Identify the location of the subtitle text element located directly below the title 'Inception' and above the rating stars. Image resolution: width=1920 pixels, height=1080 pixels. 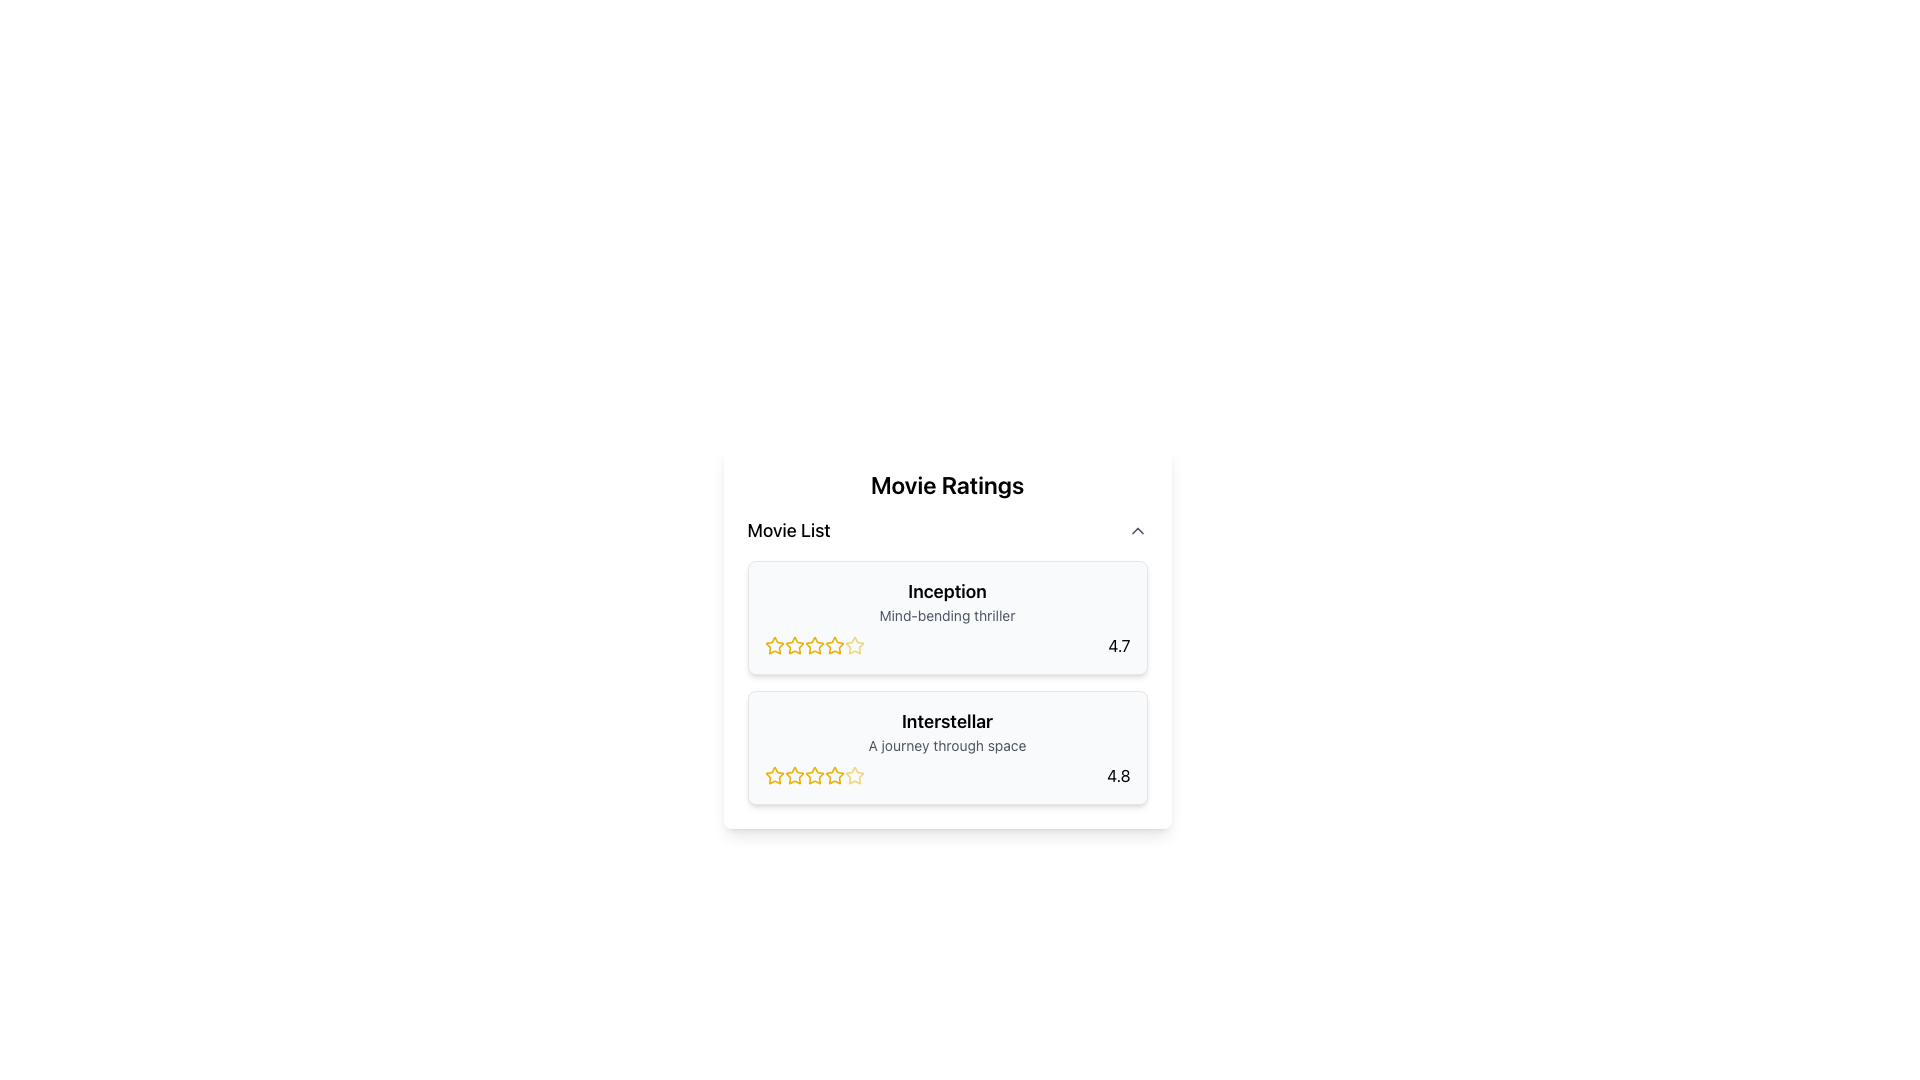
(946, 615).